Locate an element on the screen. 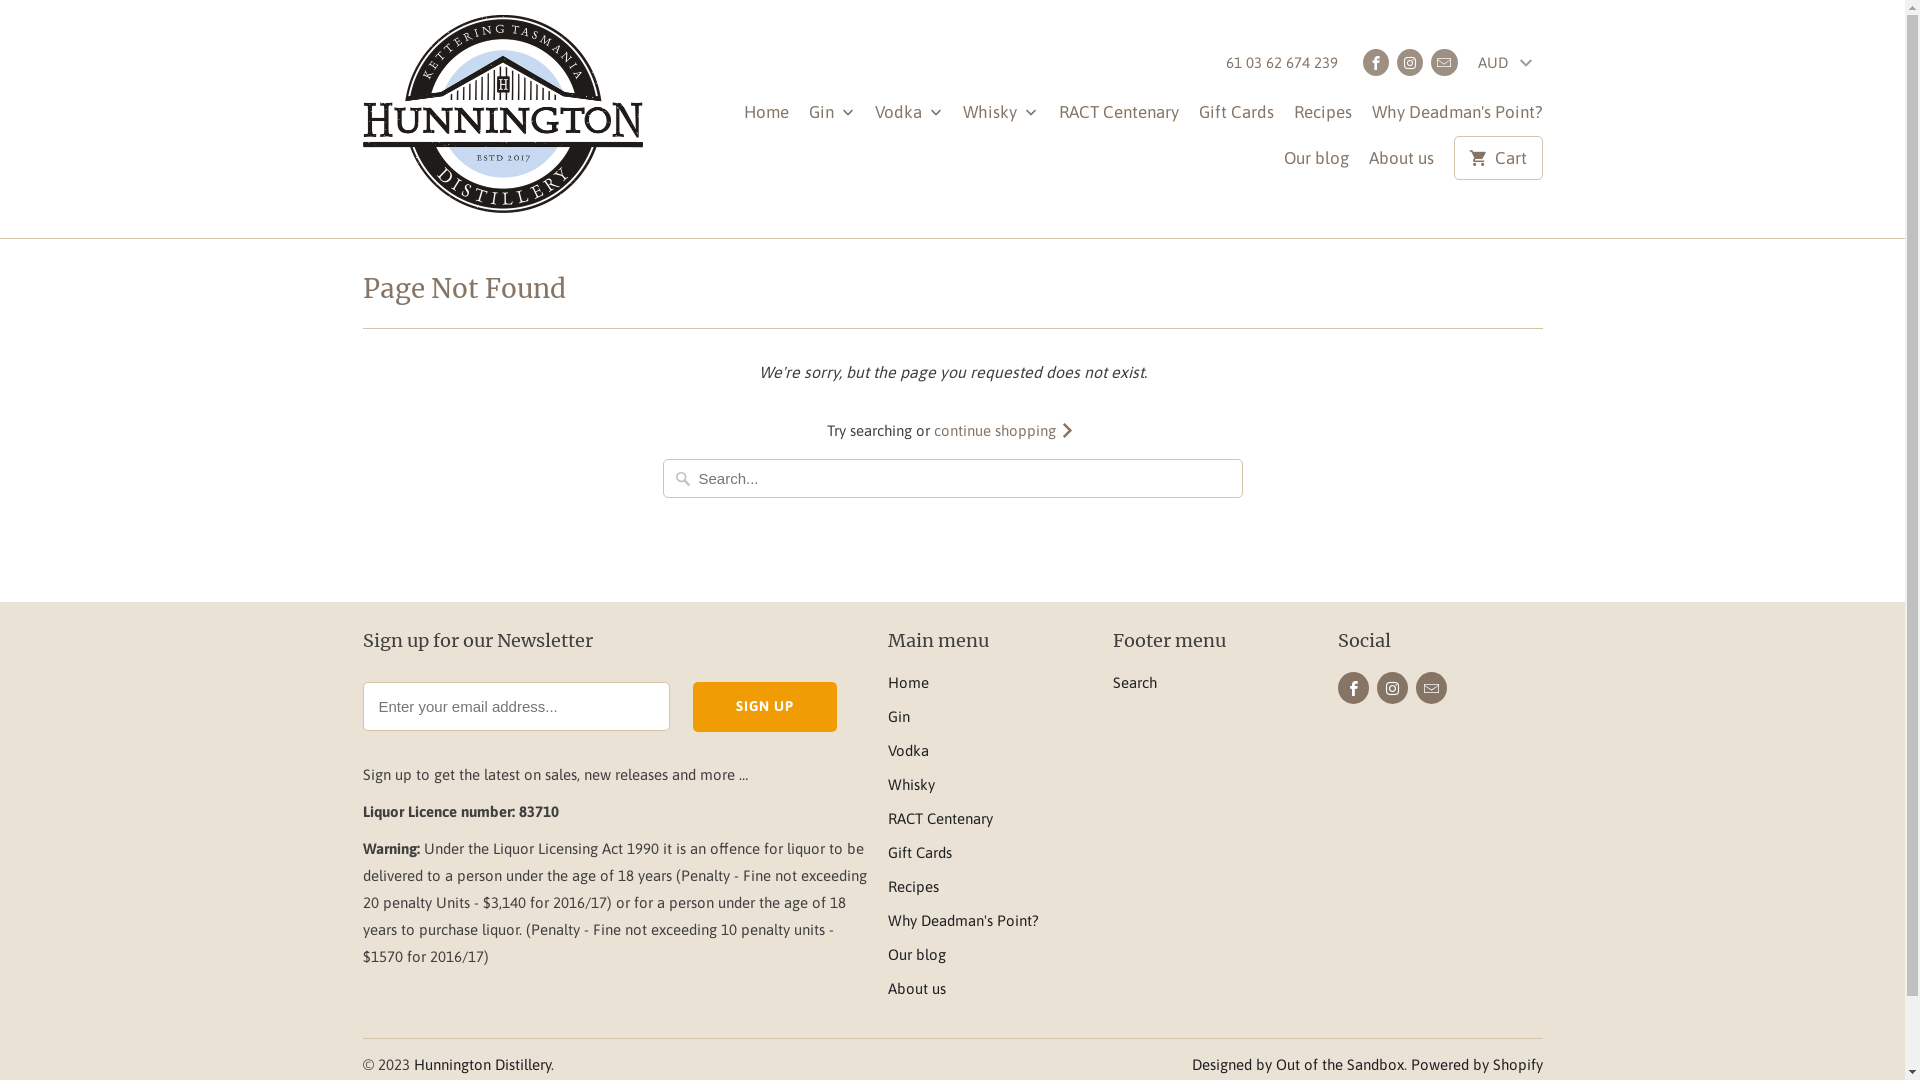 The width and height of the screenshot is (1920, 1080). 'Powered by Shopify' is located at coordinates (1476, 1063).